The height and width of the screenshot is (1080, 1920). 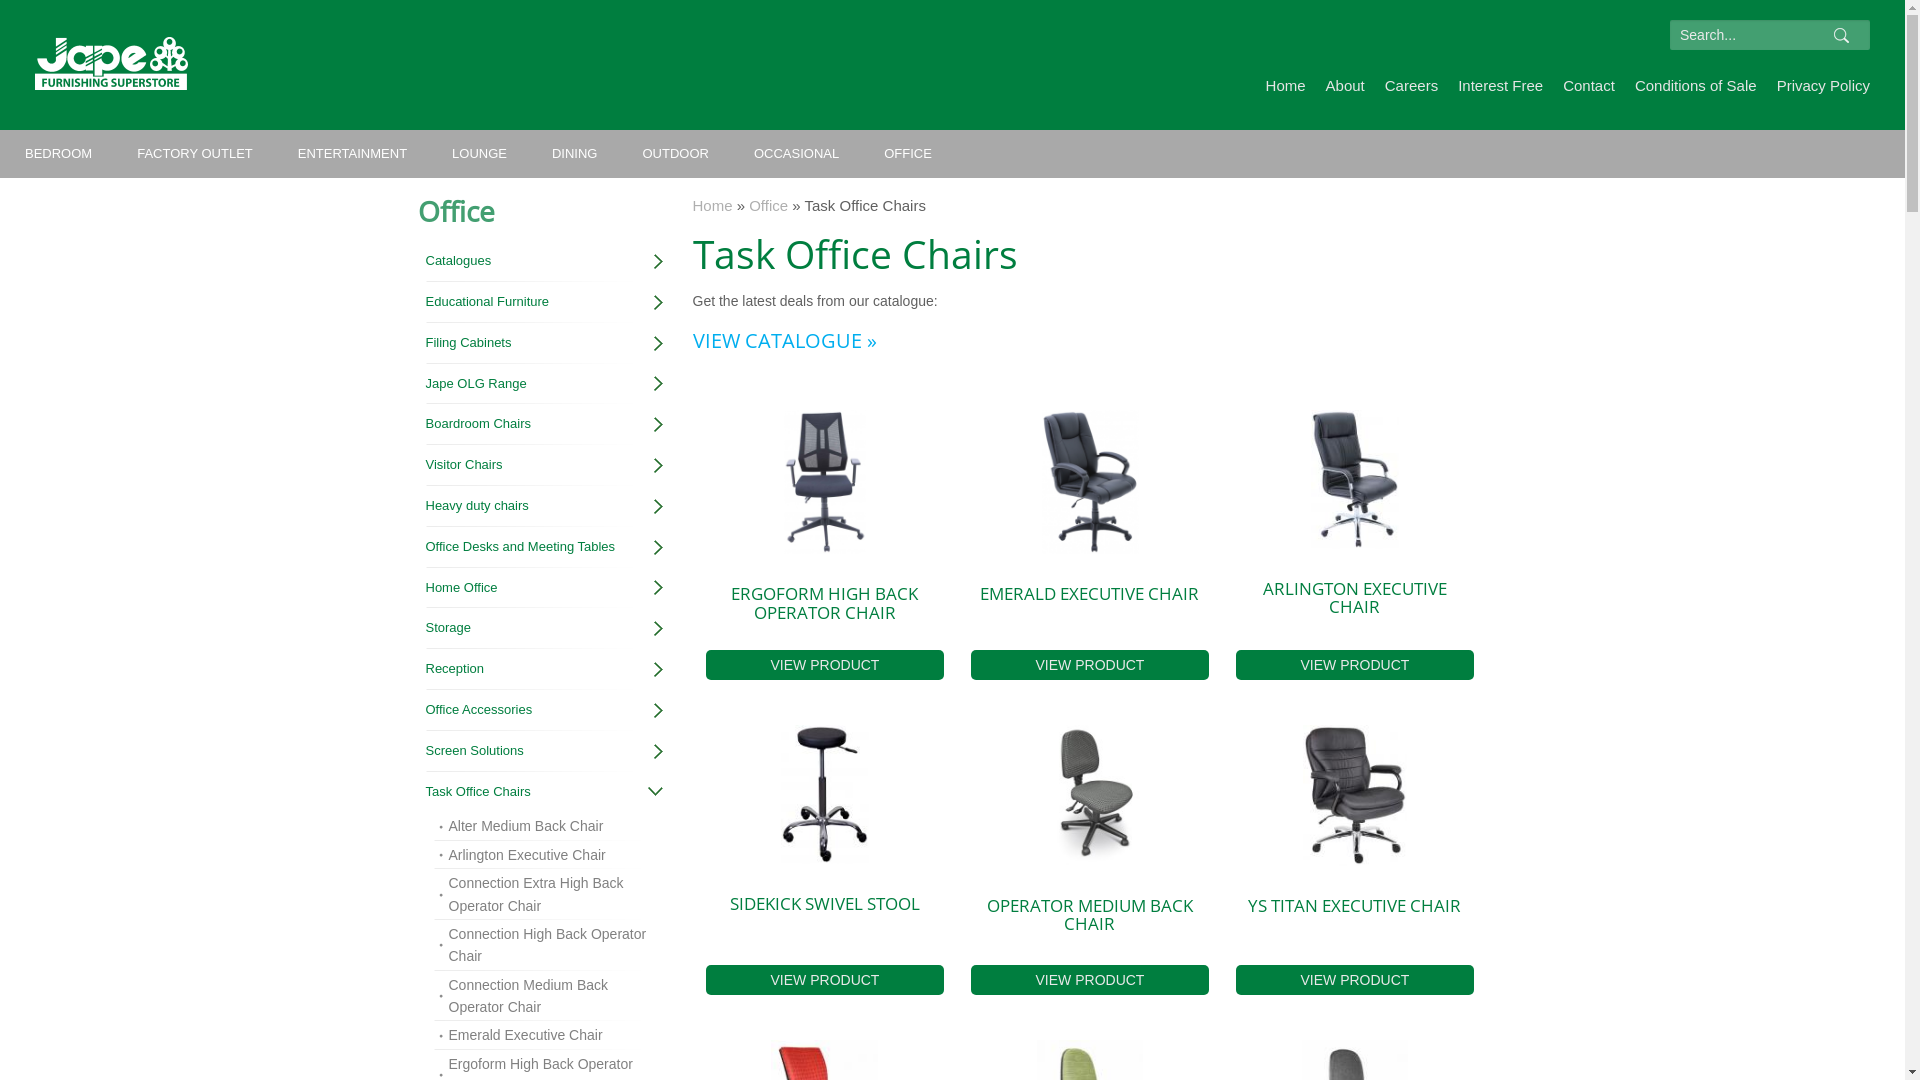 What do you see at coordinates (550, 996) in the screenshot?
I see `'Connection Medium Back Operator Chair'` at bounding box center [550, 996].